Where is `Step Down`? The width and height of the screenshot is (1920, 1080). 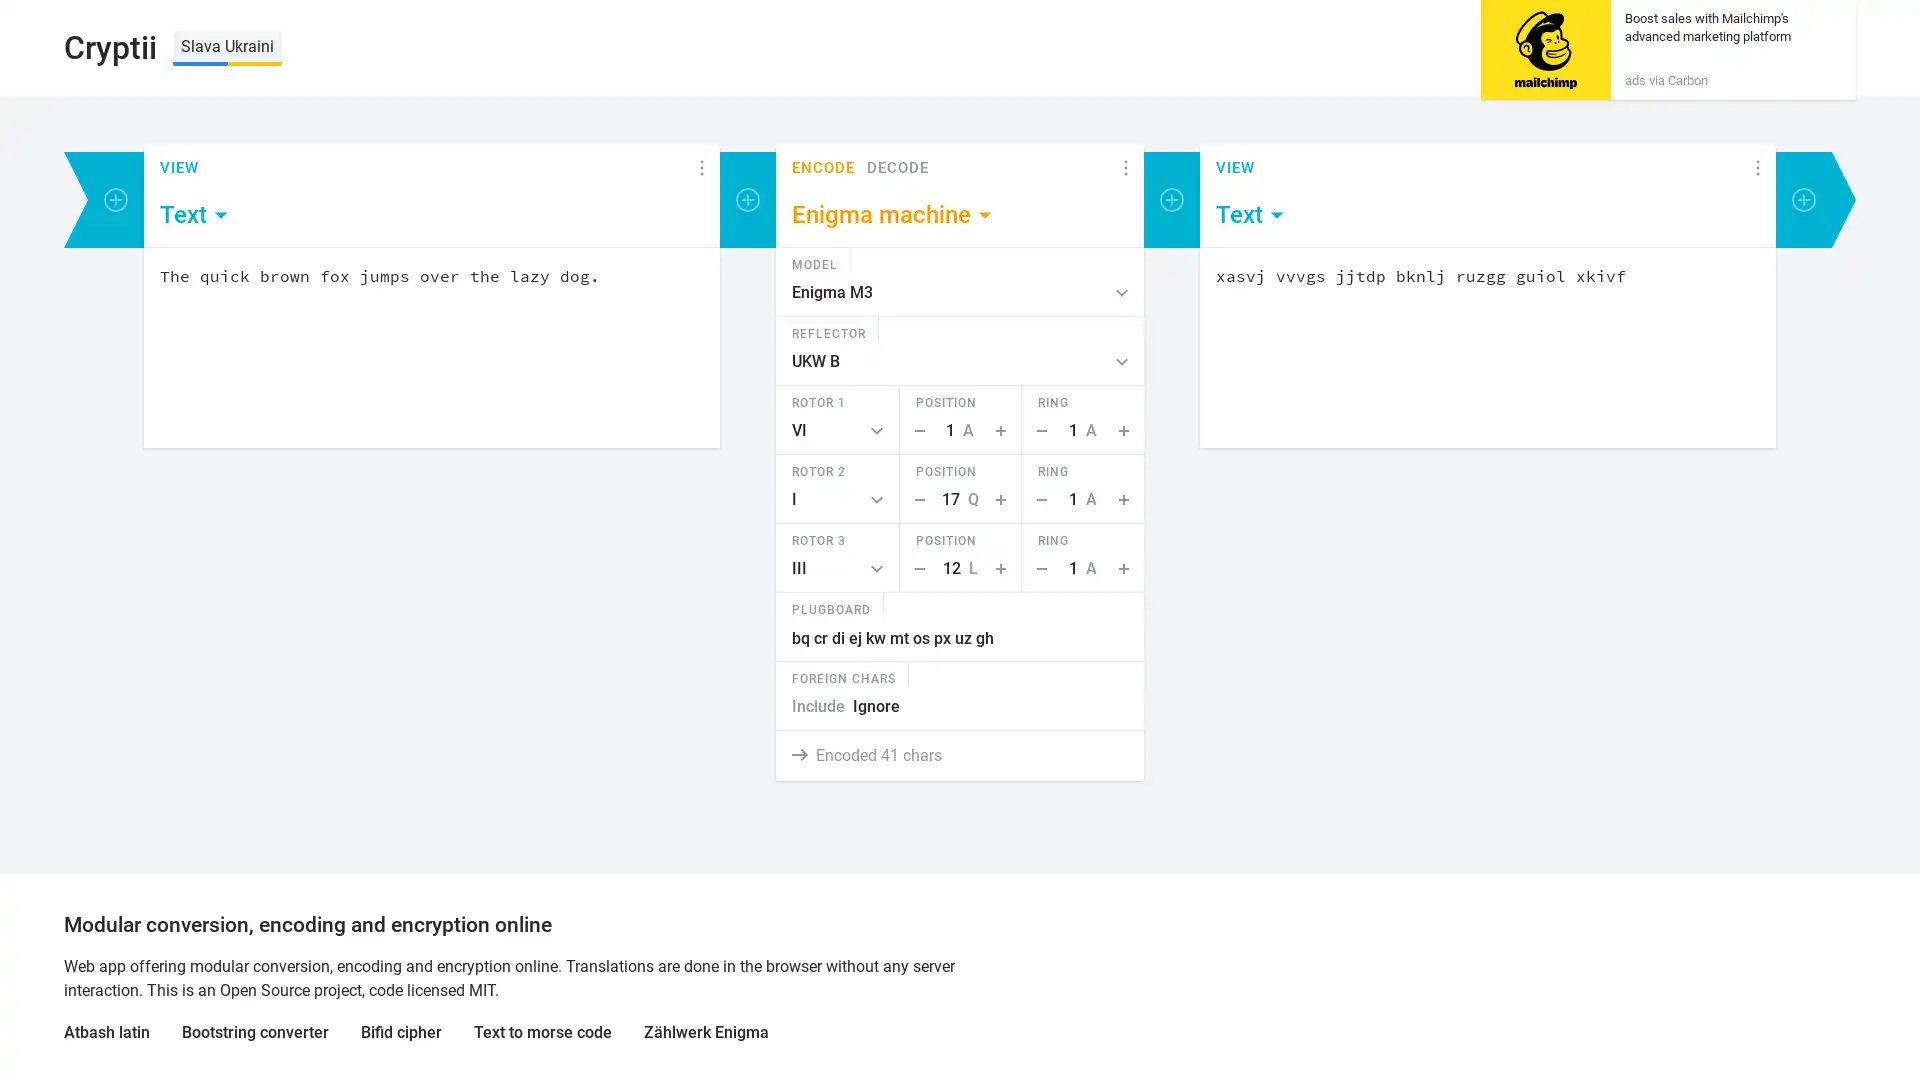
Step Down is located at coordinates (1037, 499).